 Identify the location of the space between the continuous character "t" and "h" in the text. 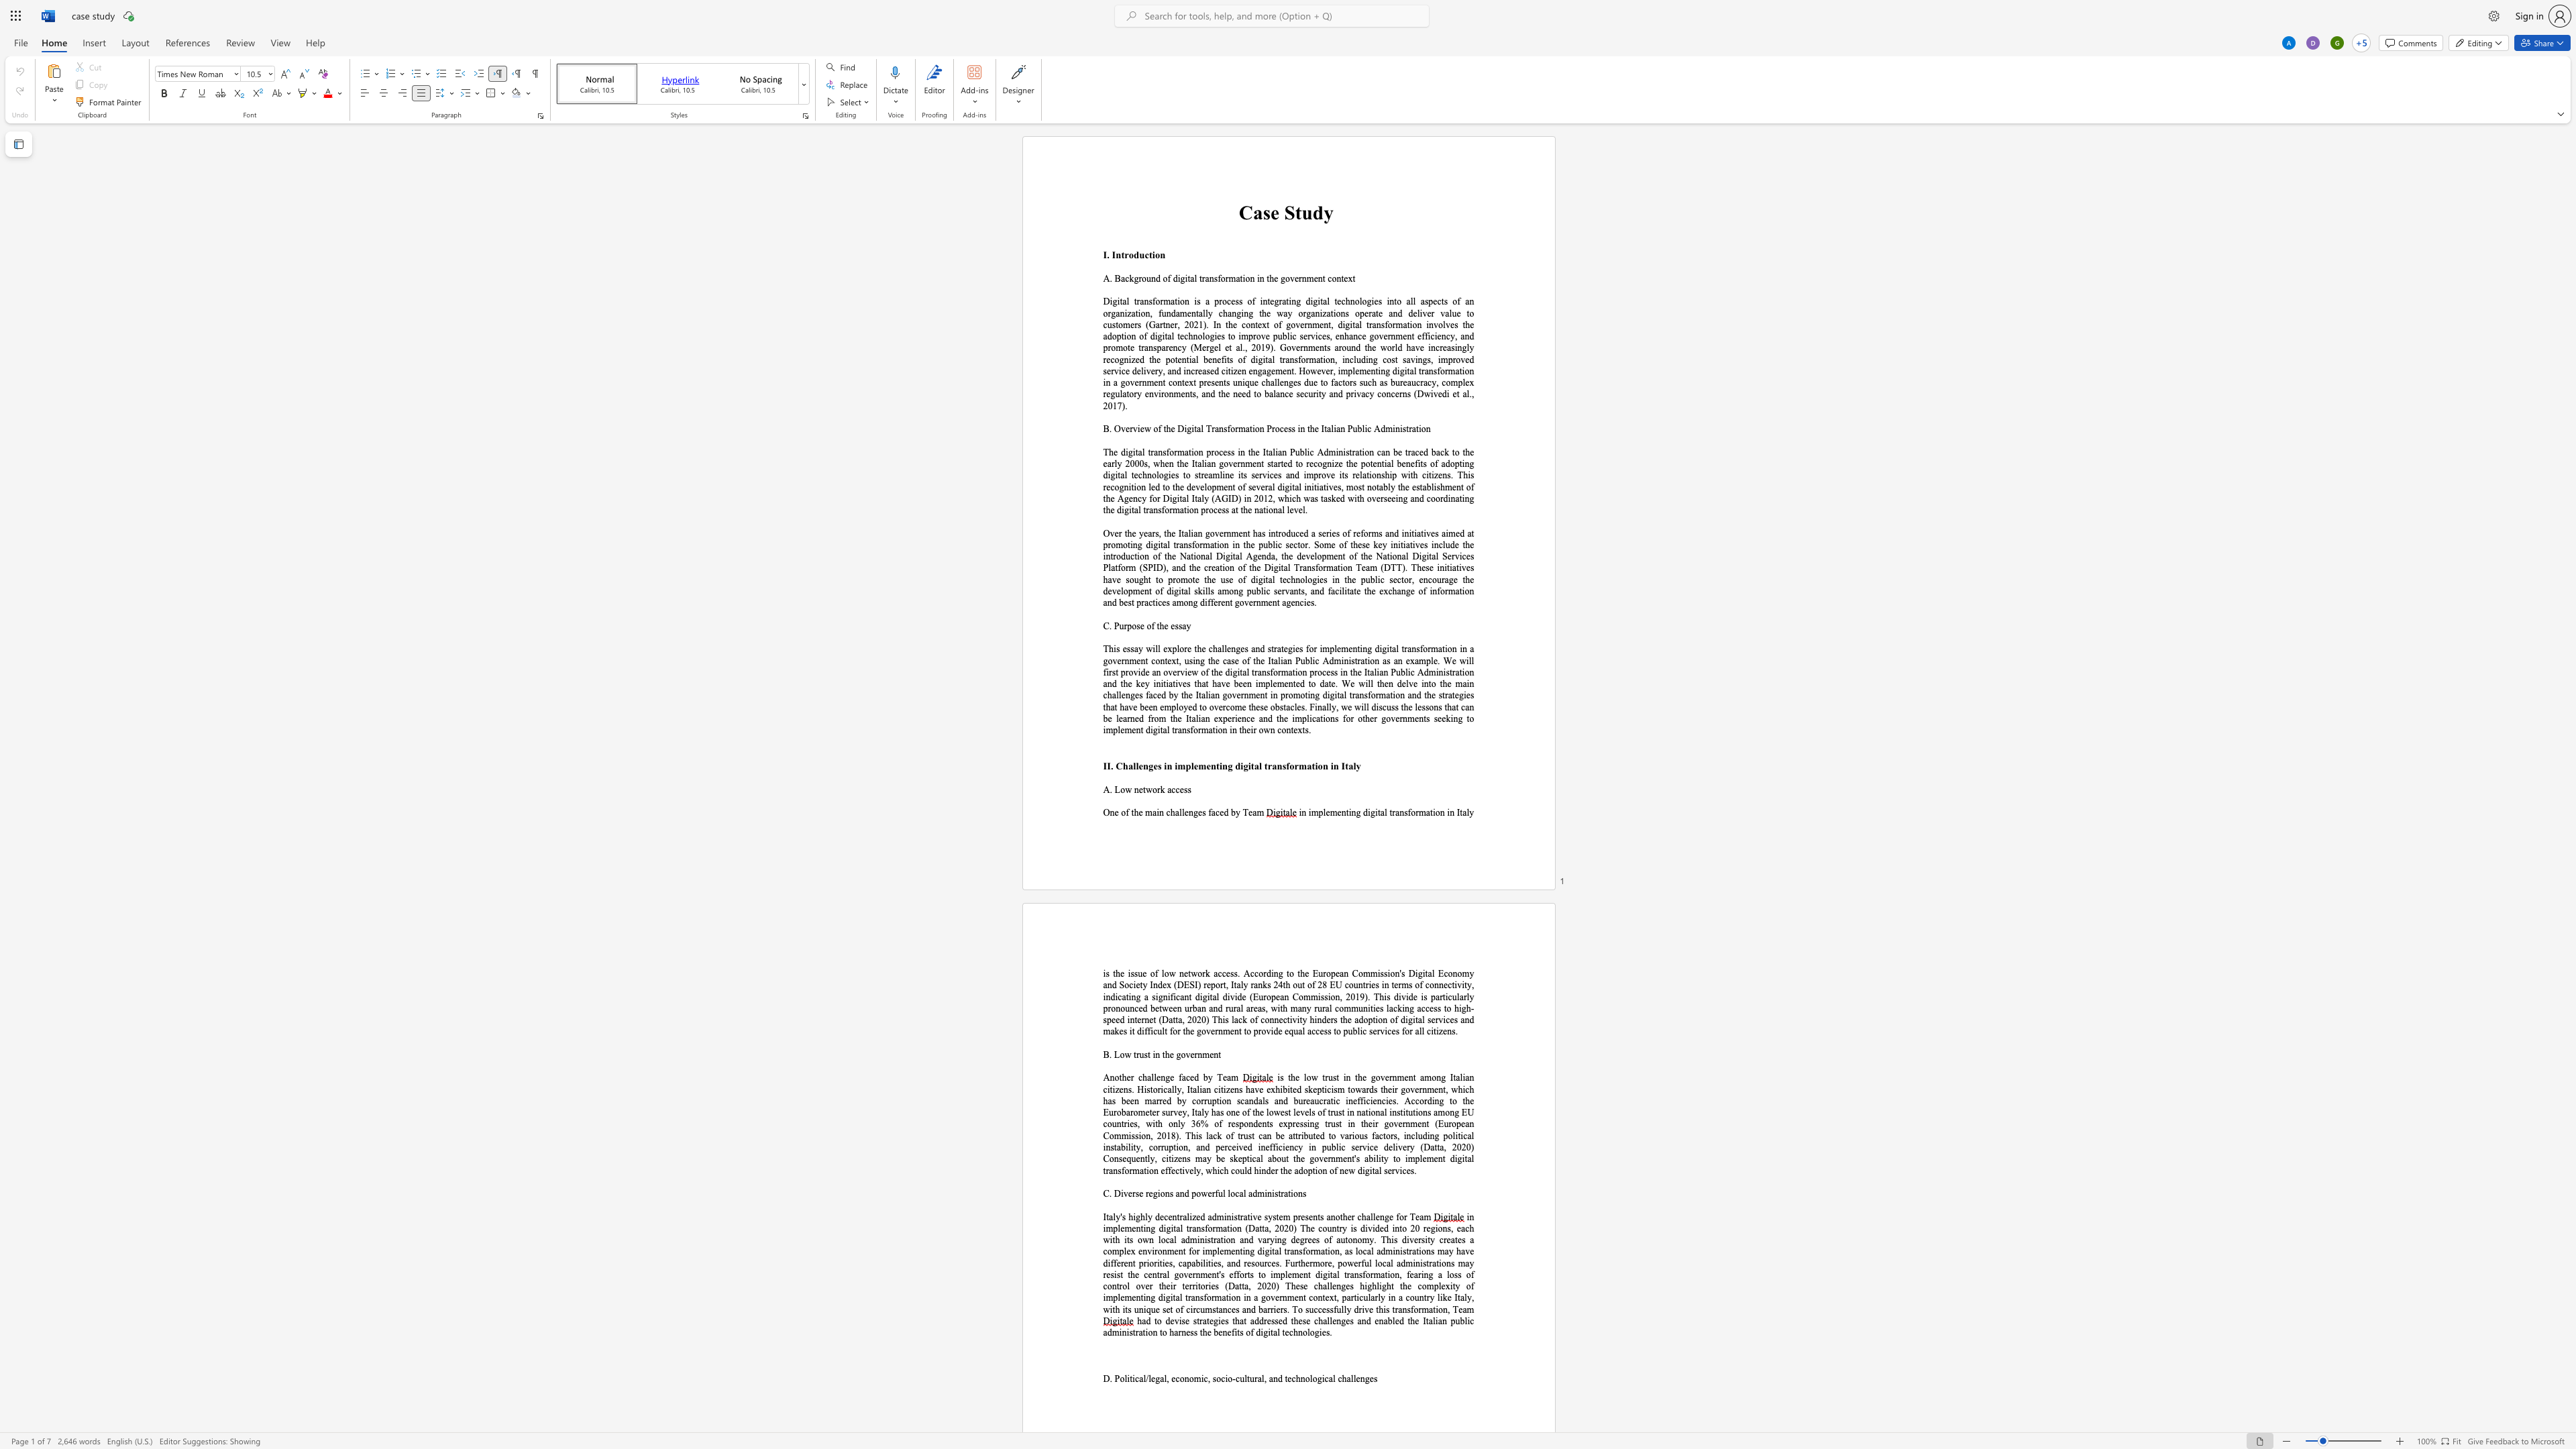
(1164, 1054).